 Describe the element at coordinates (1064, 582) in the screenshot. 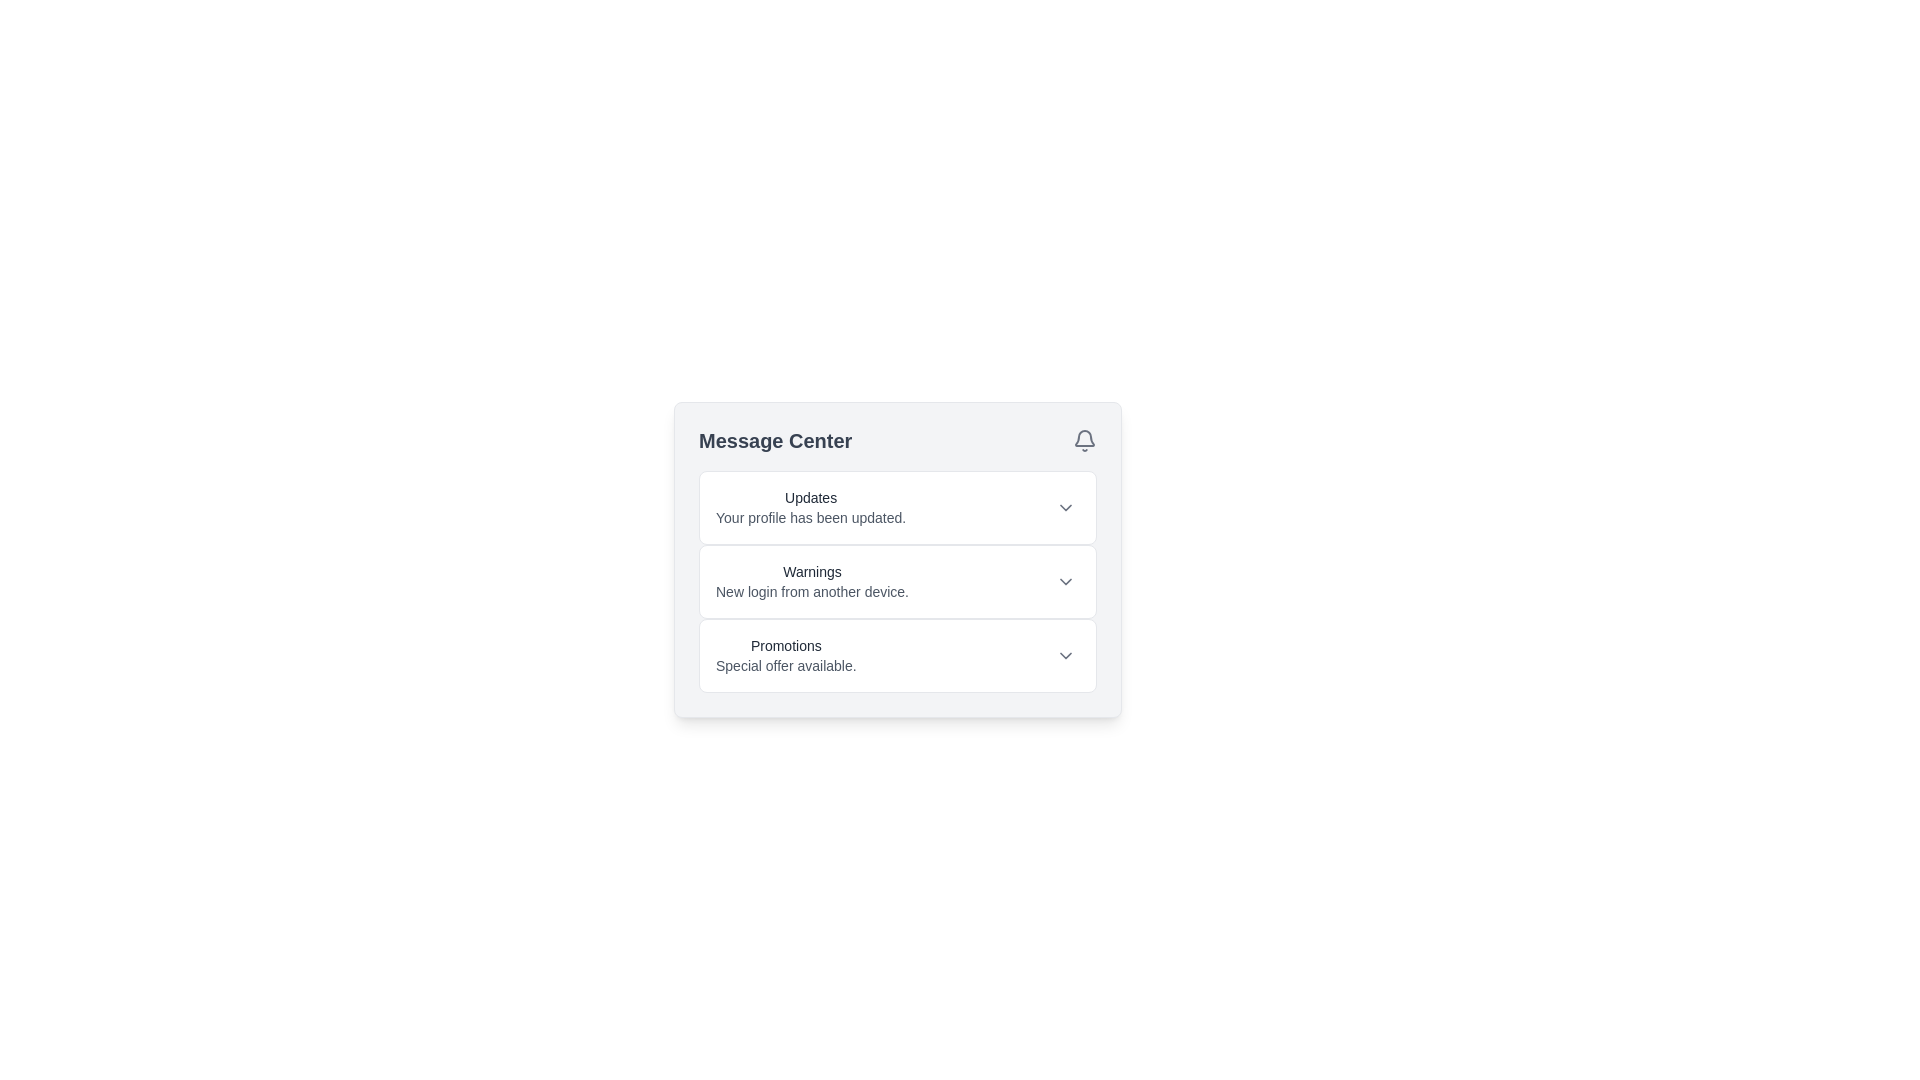

I see `the chevron toggle button icon located to the right of the 'Warnings' label in the middle panel of the 'Message Center' interface` at that location.